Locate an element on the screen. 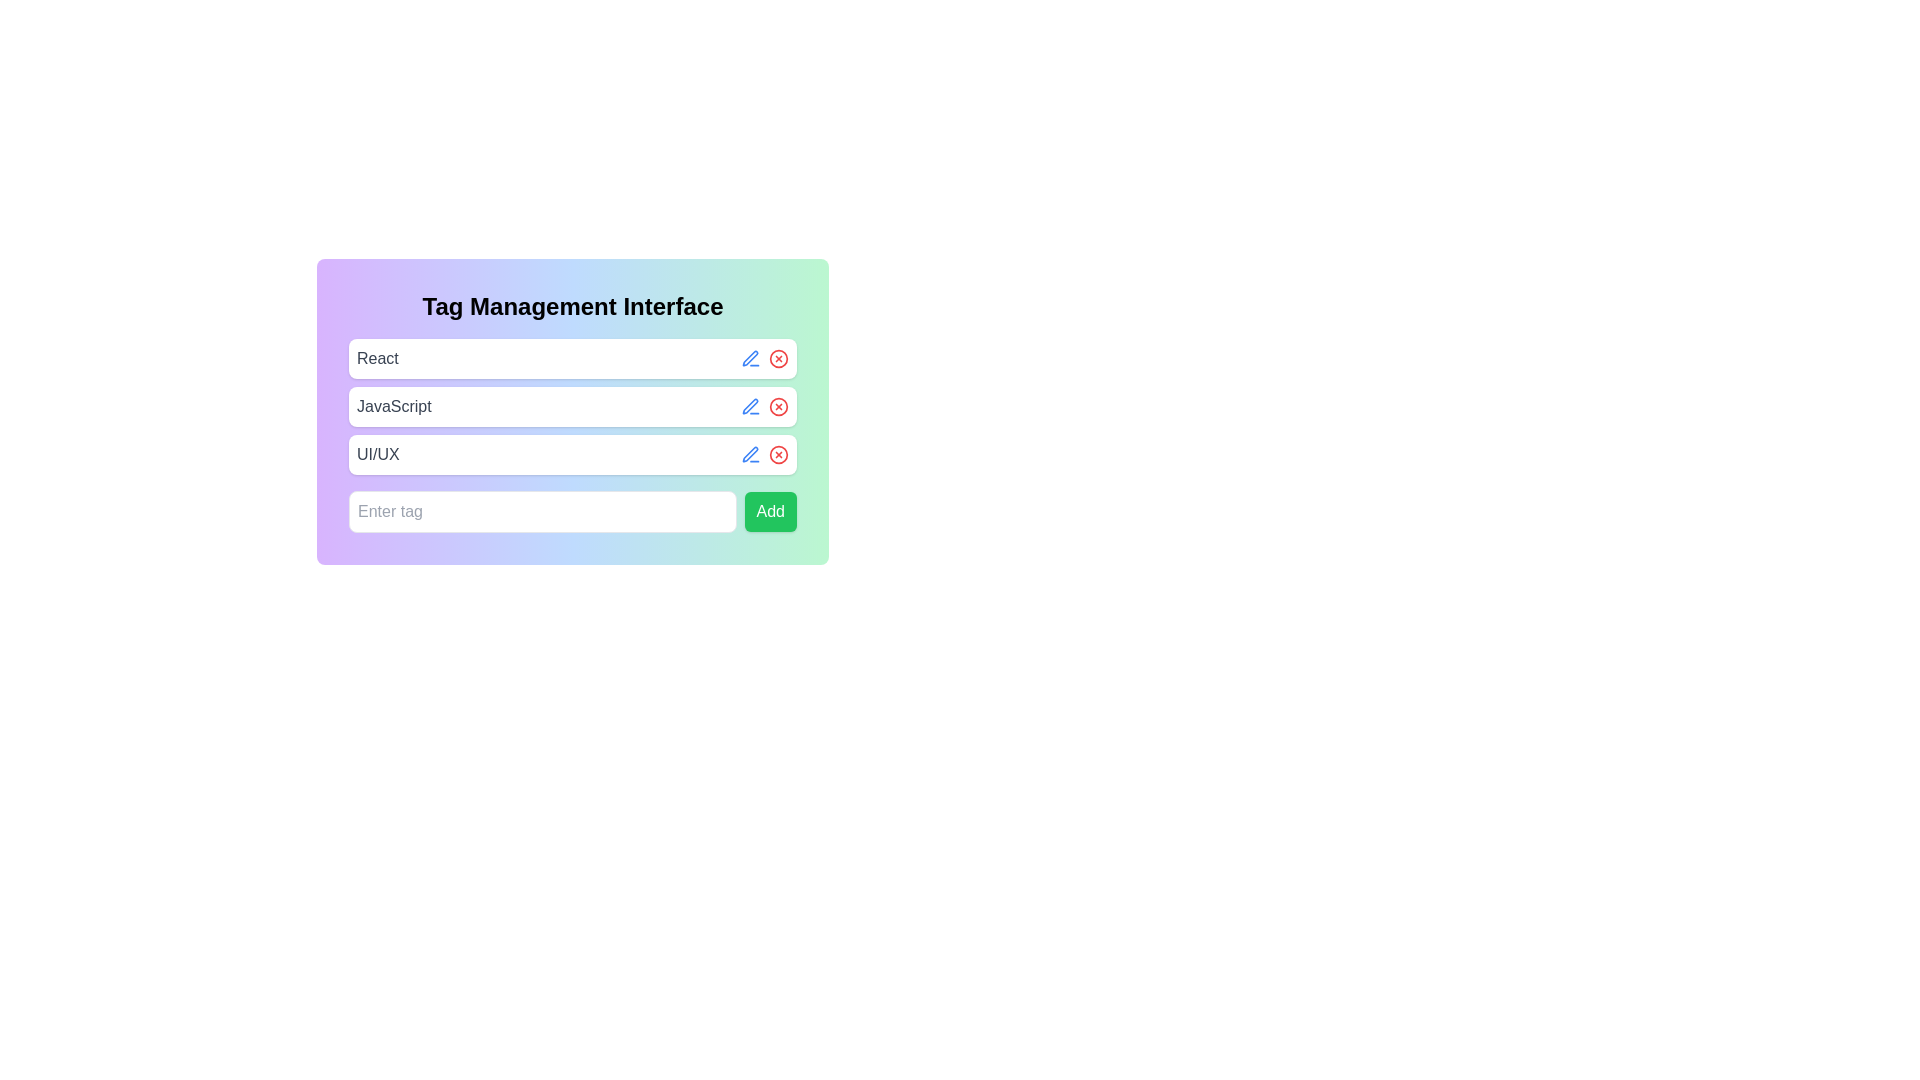  the Tag display card labeled 'JavaScript', which is the second item in a vertically stacked list of similar cards is located at coordinates (571, 411).